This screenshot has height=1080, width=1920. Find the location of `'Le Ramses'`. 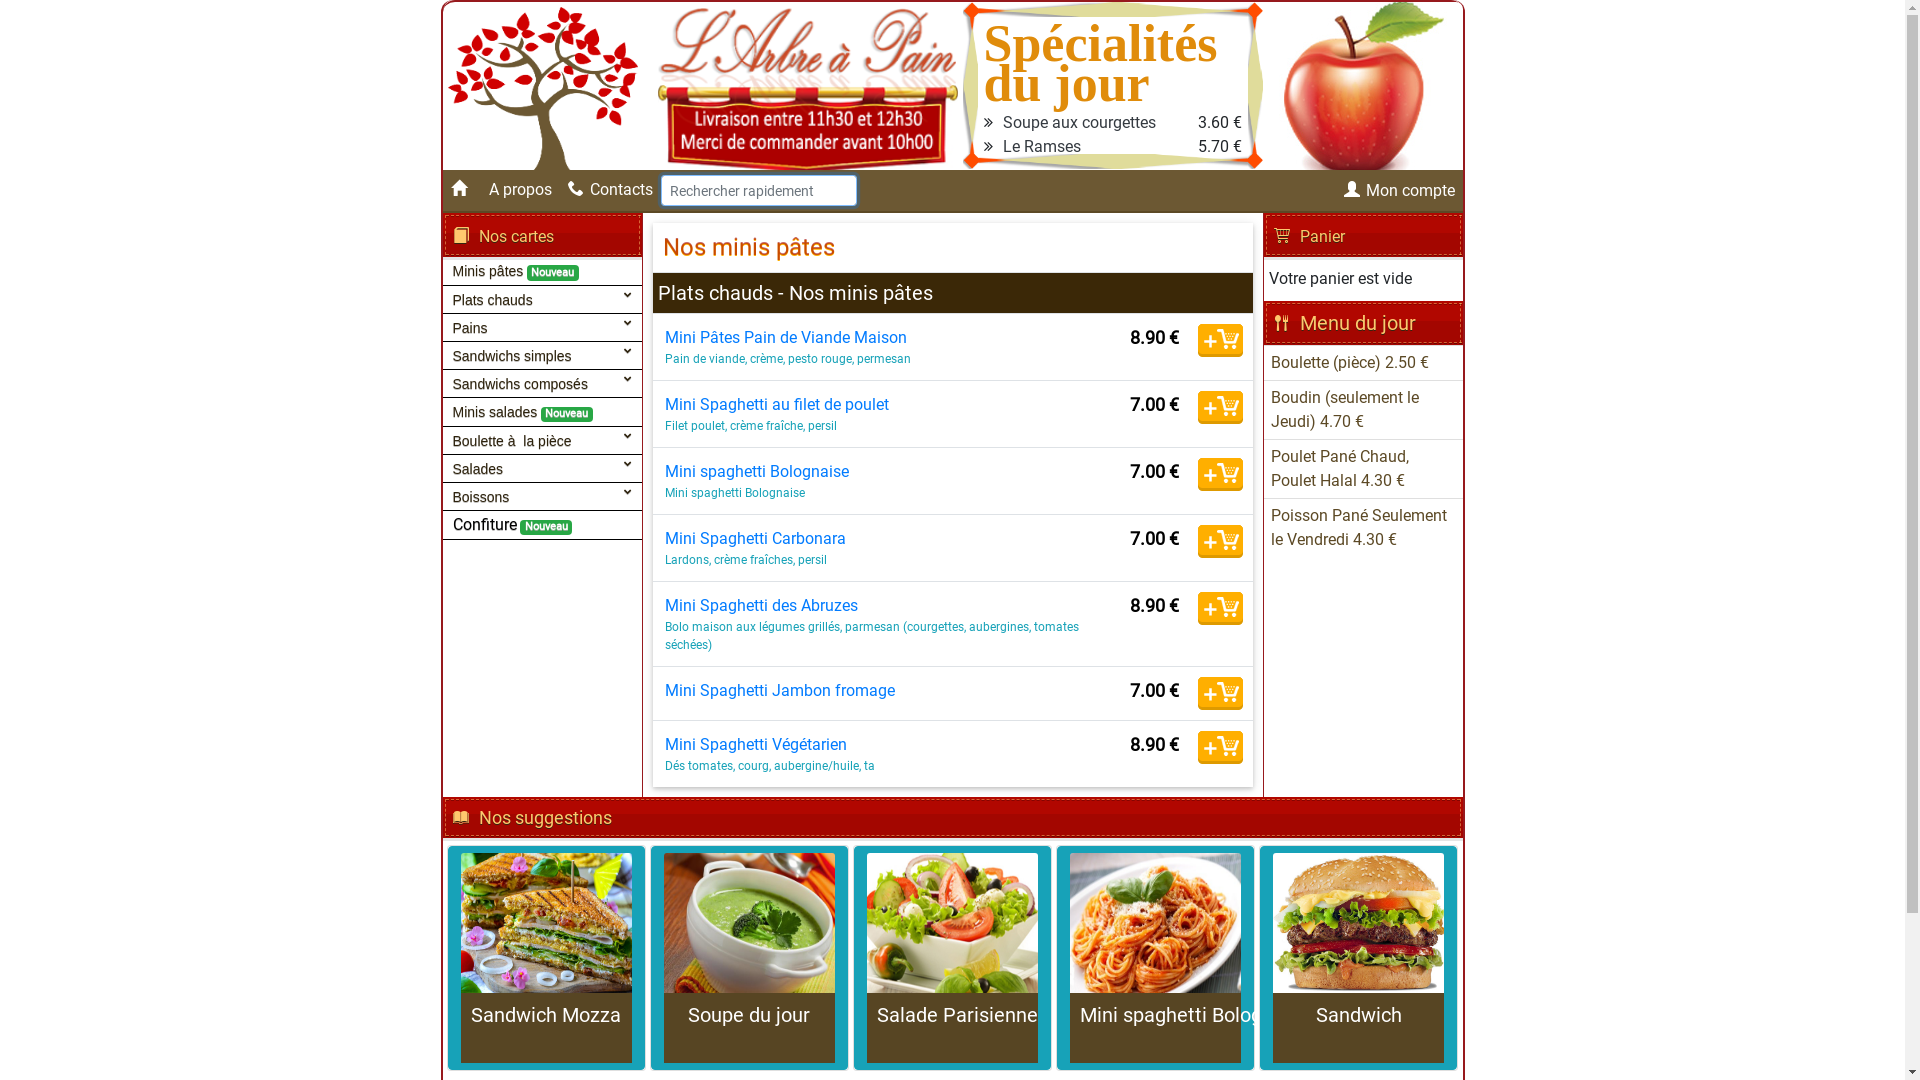

'Le Ramses' is located at coordinates (1040, 145).